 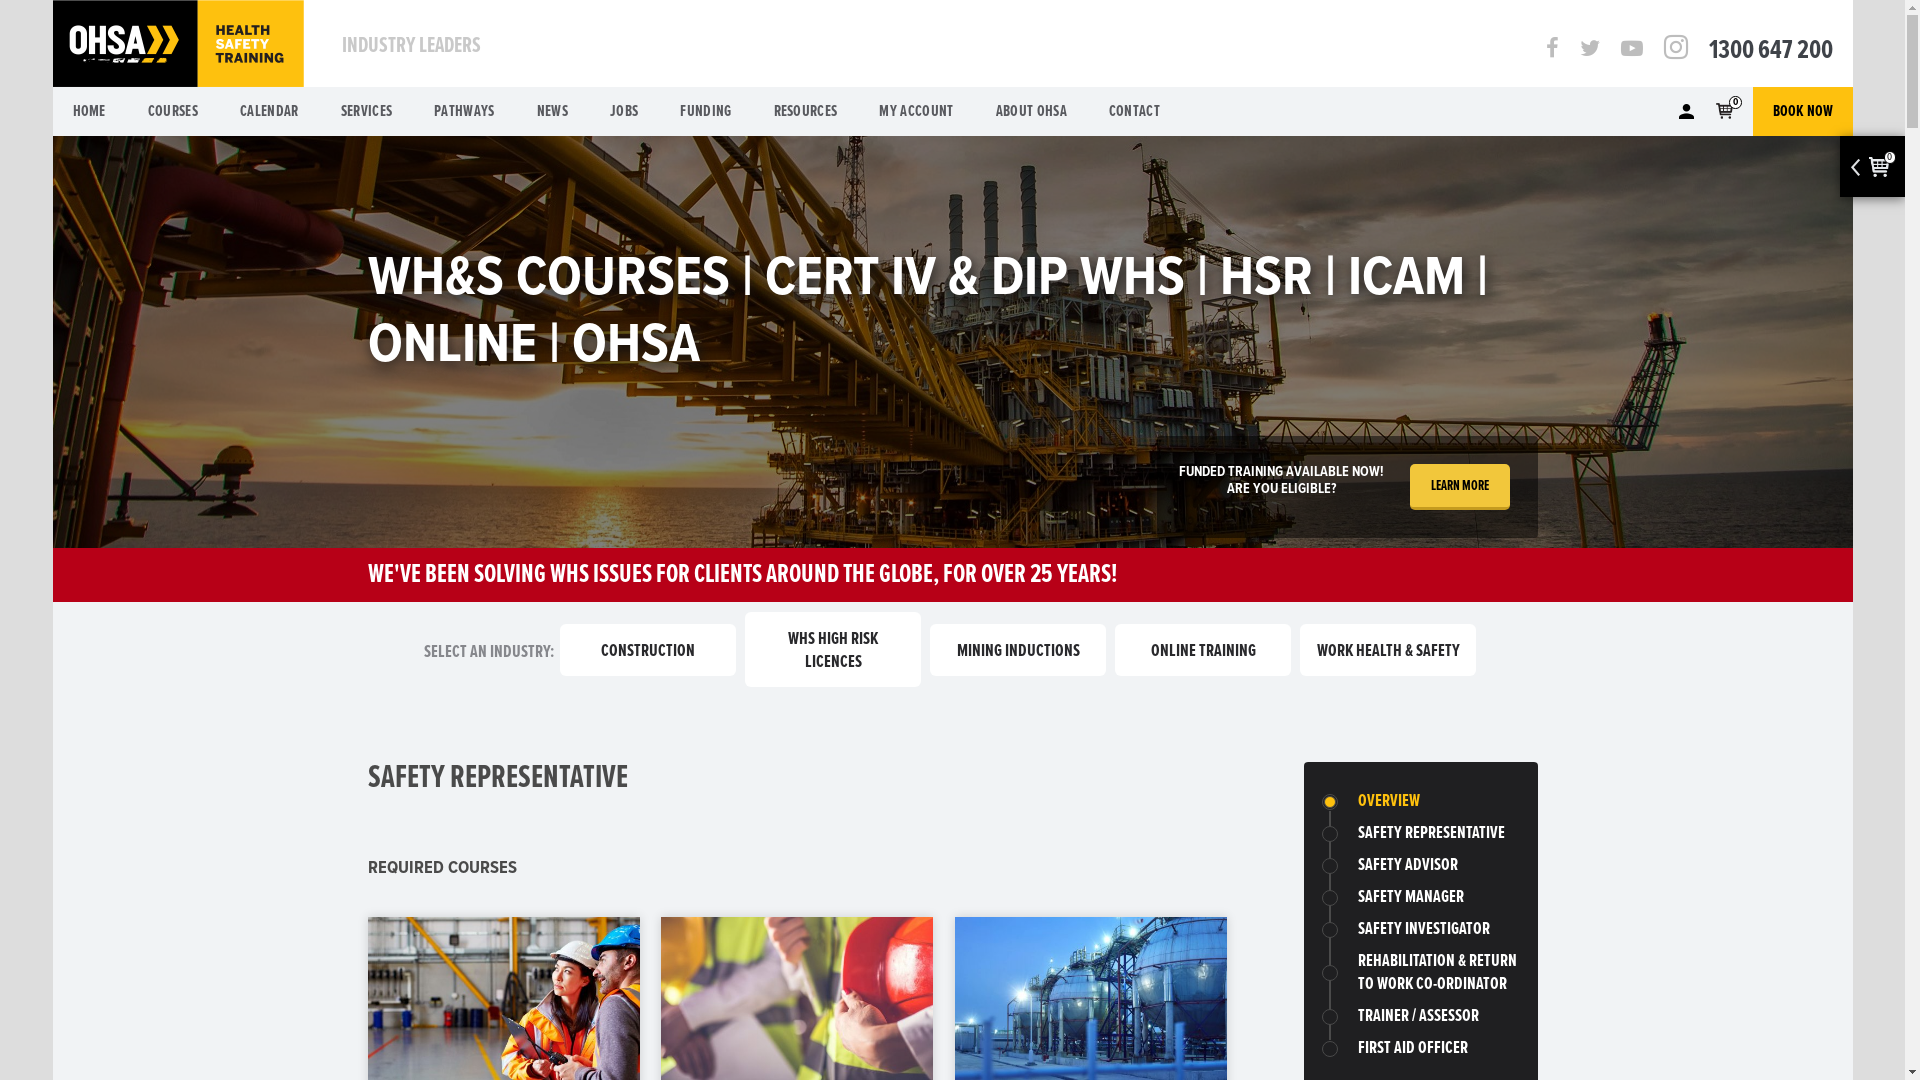 What do you see at coordinates (623, 111) in the screenshot?
I see `'JOBS'` at bounding box center [623, 111].